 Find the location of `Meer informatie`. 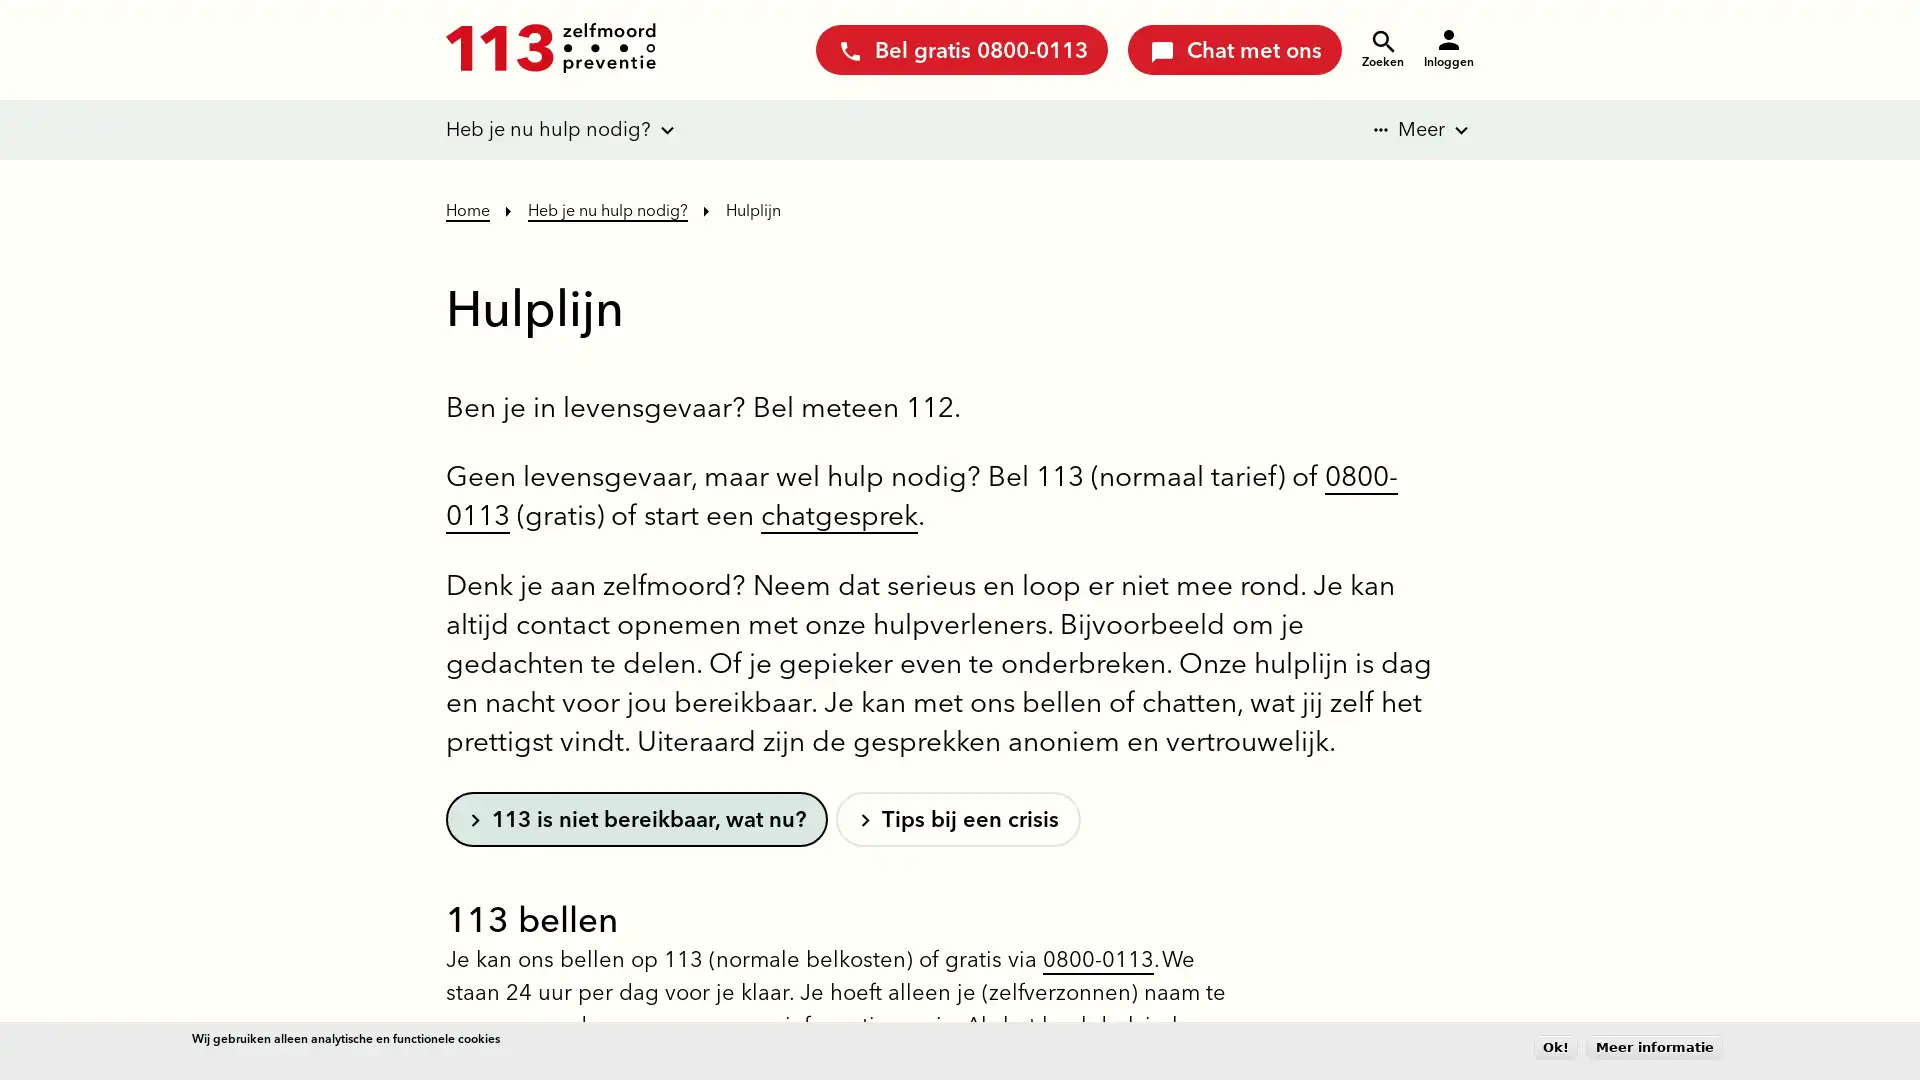

Meer informatie is located at coordinates (1655, 1046).